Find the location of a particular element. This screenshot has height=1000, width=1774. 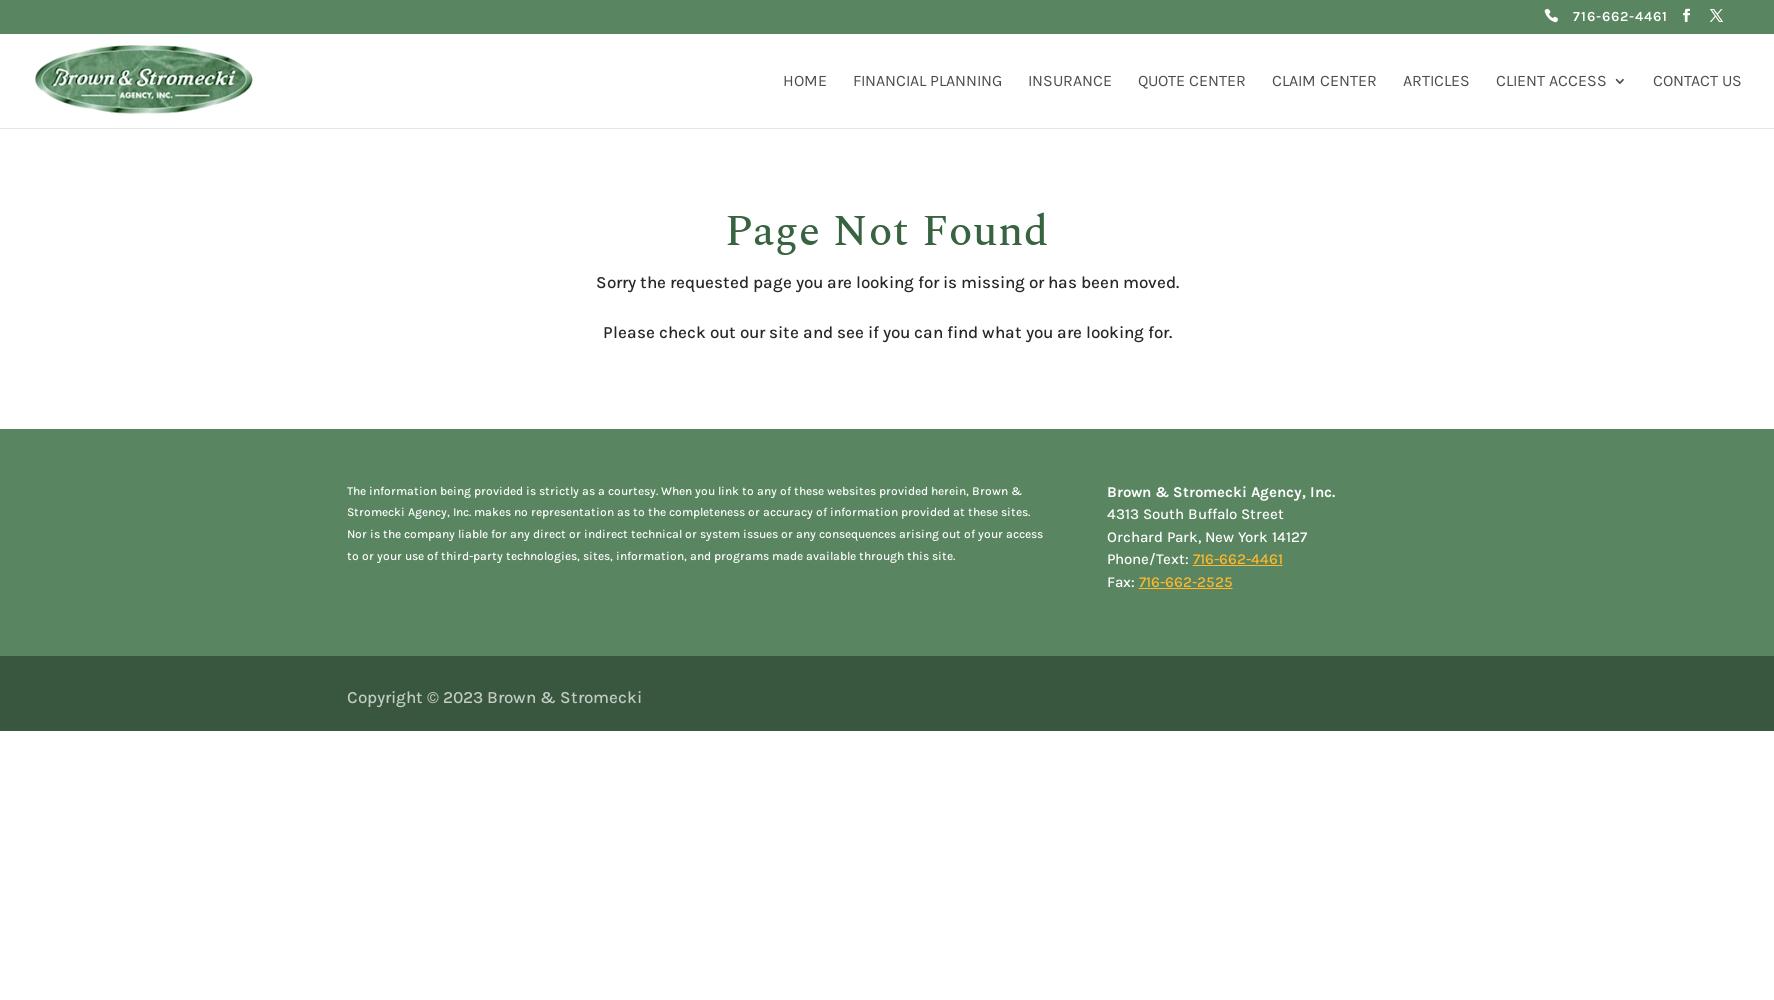

'Sorry the requested page you are looking for is missing or has been moved.' is located at coordinates (886, 282).